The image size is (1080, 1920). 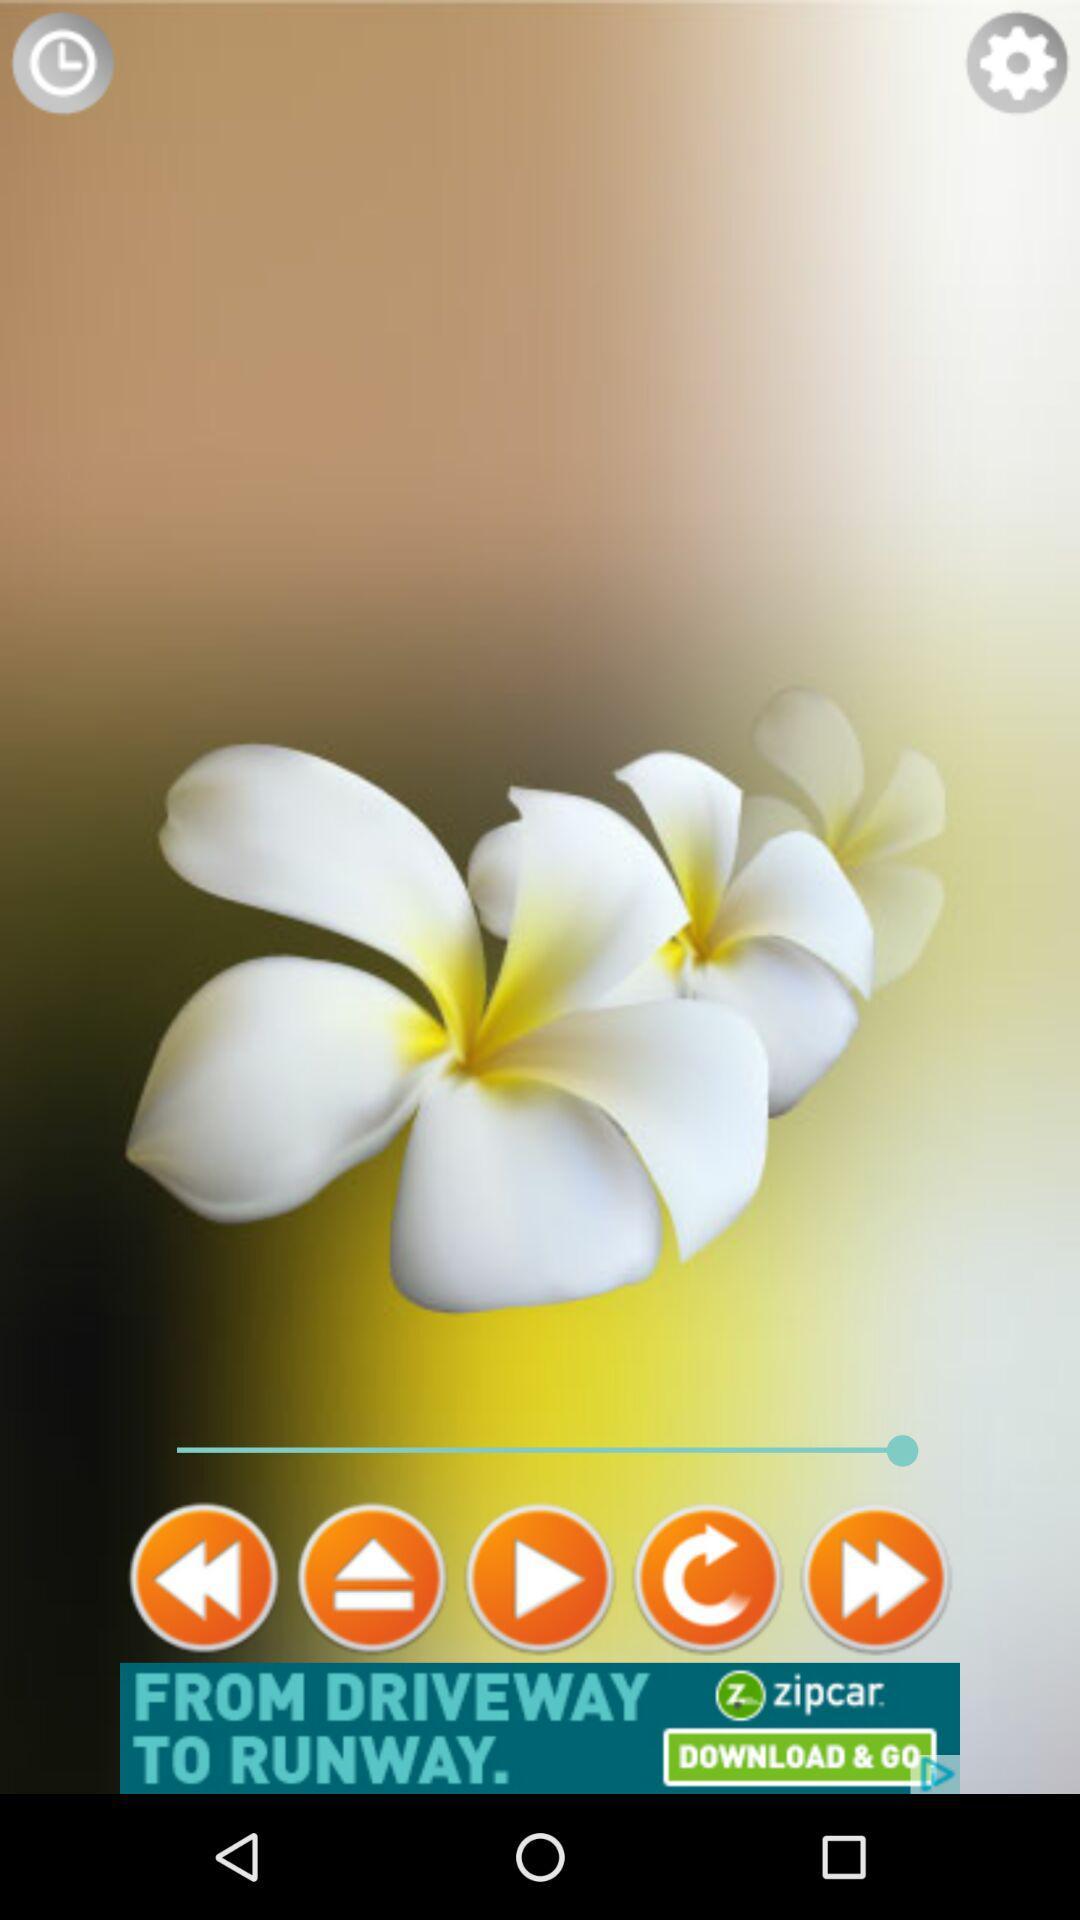 I want to click on menu, so click(x=371, y=1577).